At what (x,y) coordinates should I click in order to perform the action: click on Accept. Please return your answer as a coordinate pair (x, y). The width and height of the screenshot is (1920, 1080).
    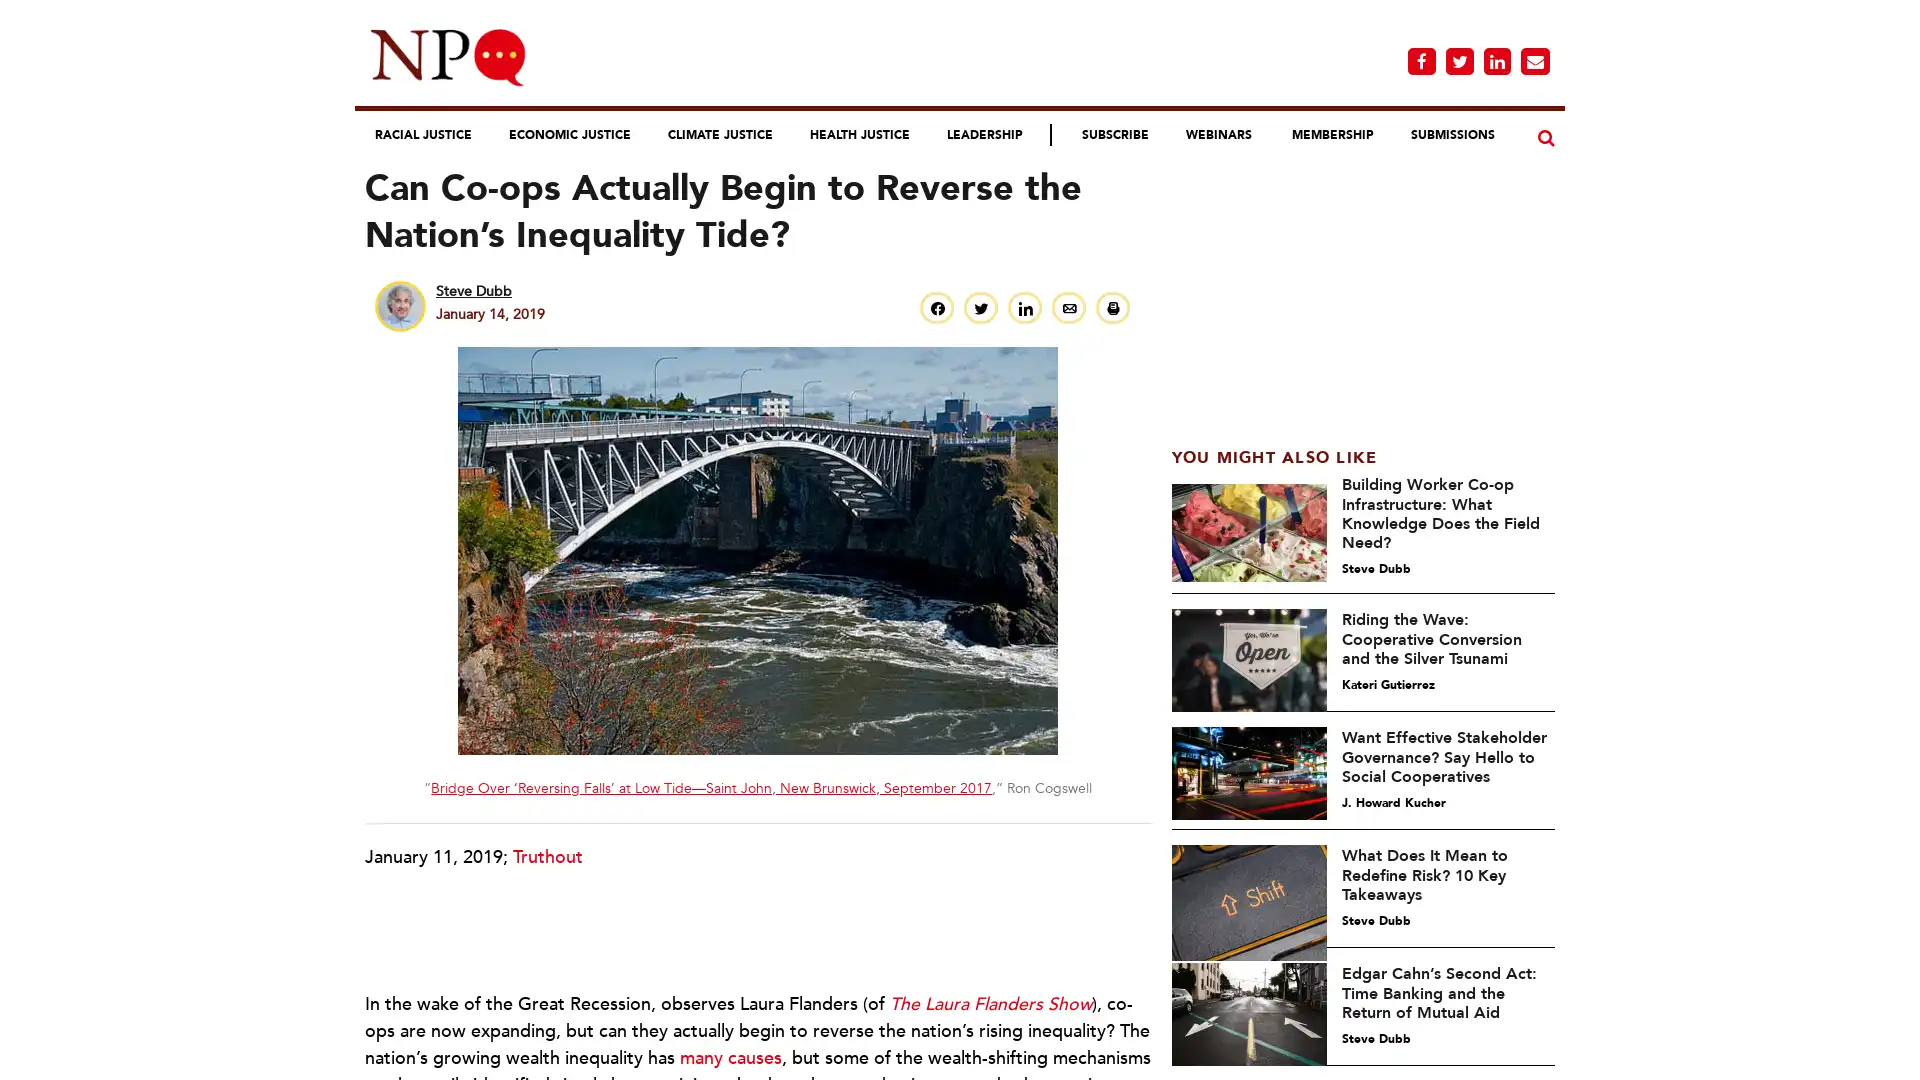
    Looking at the image, I should click on (1207, 1048).